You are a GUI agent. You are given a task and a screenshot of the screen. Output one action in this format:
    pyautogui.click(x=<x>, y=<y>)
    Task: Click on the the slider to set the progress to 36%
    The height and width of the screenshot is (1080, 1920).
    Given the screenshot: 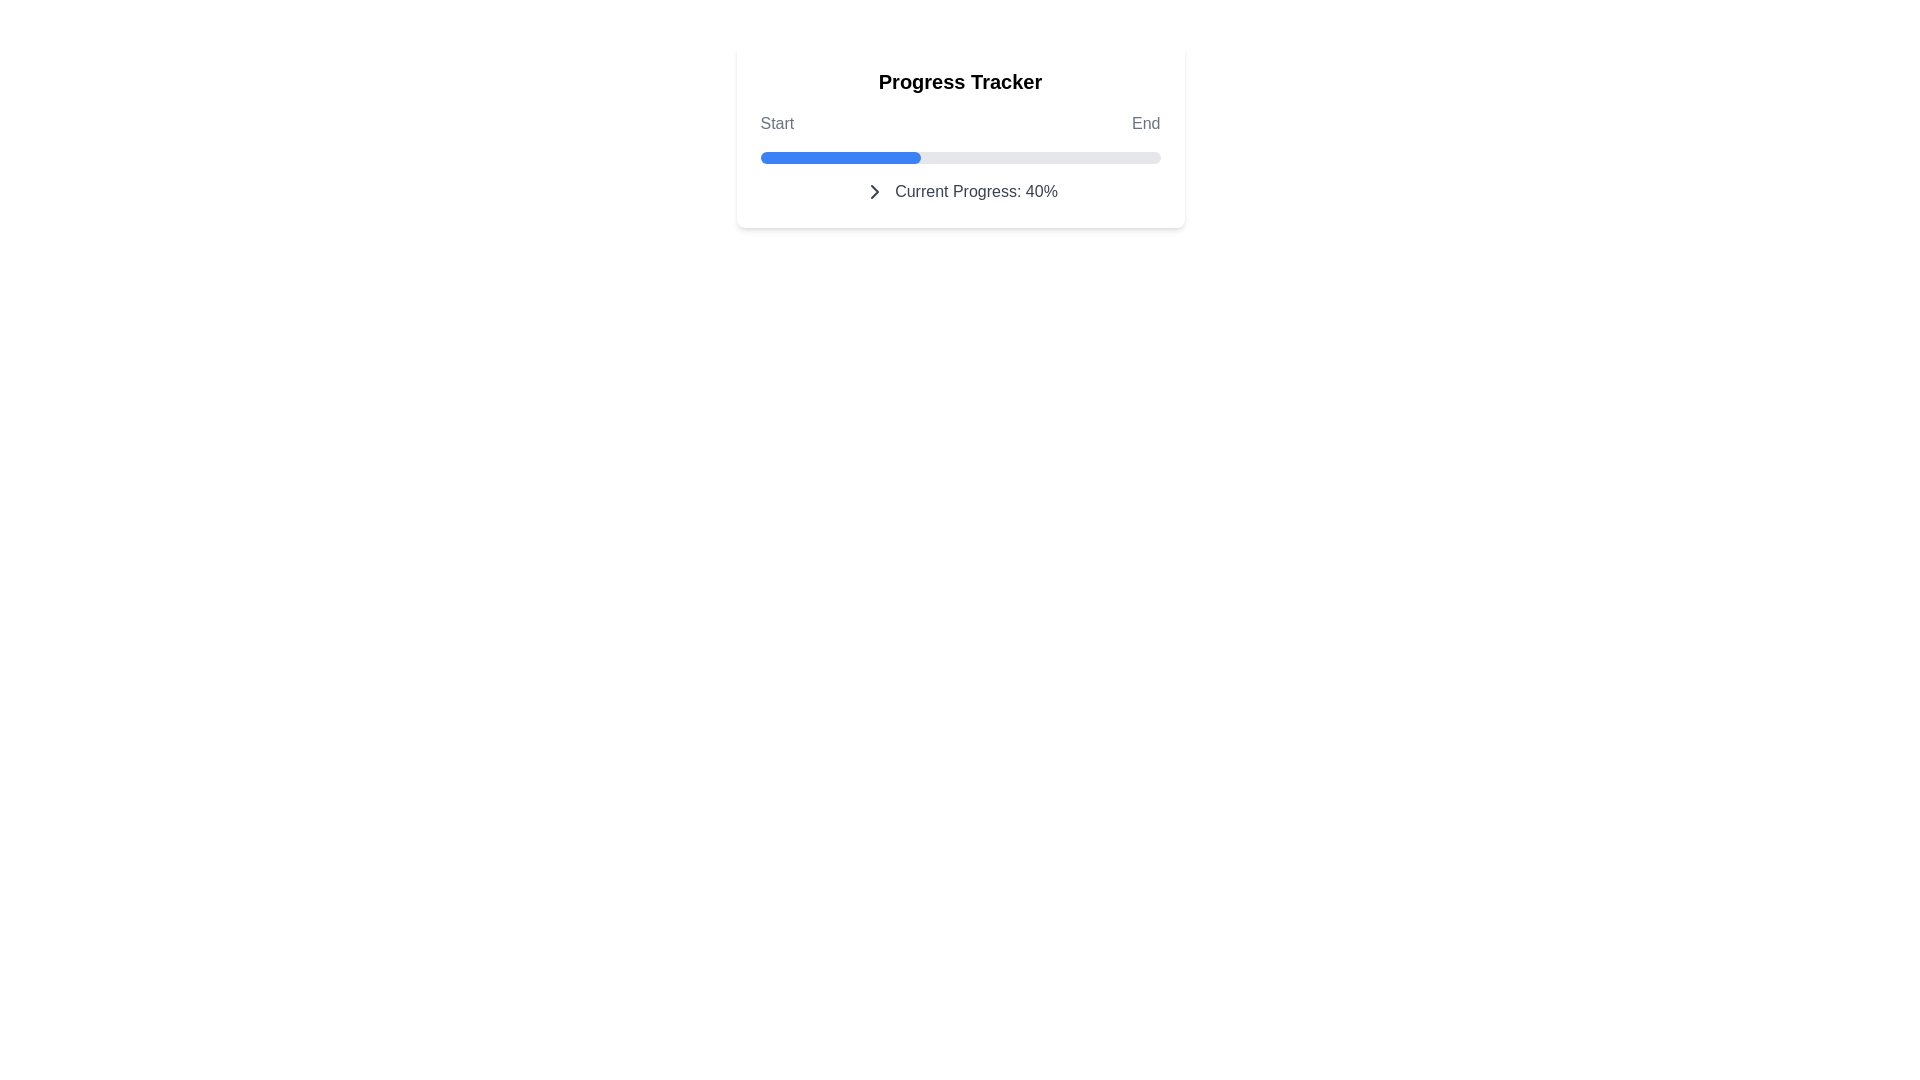 What is the action you would take?
    pyautogui.click(x=1103, y=157)
    